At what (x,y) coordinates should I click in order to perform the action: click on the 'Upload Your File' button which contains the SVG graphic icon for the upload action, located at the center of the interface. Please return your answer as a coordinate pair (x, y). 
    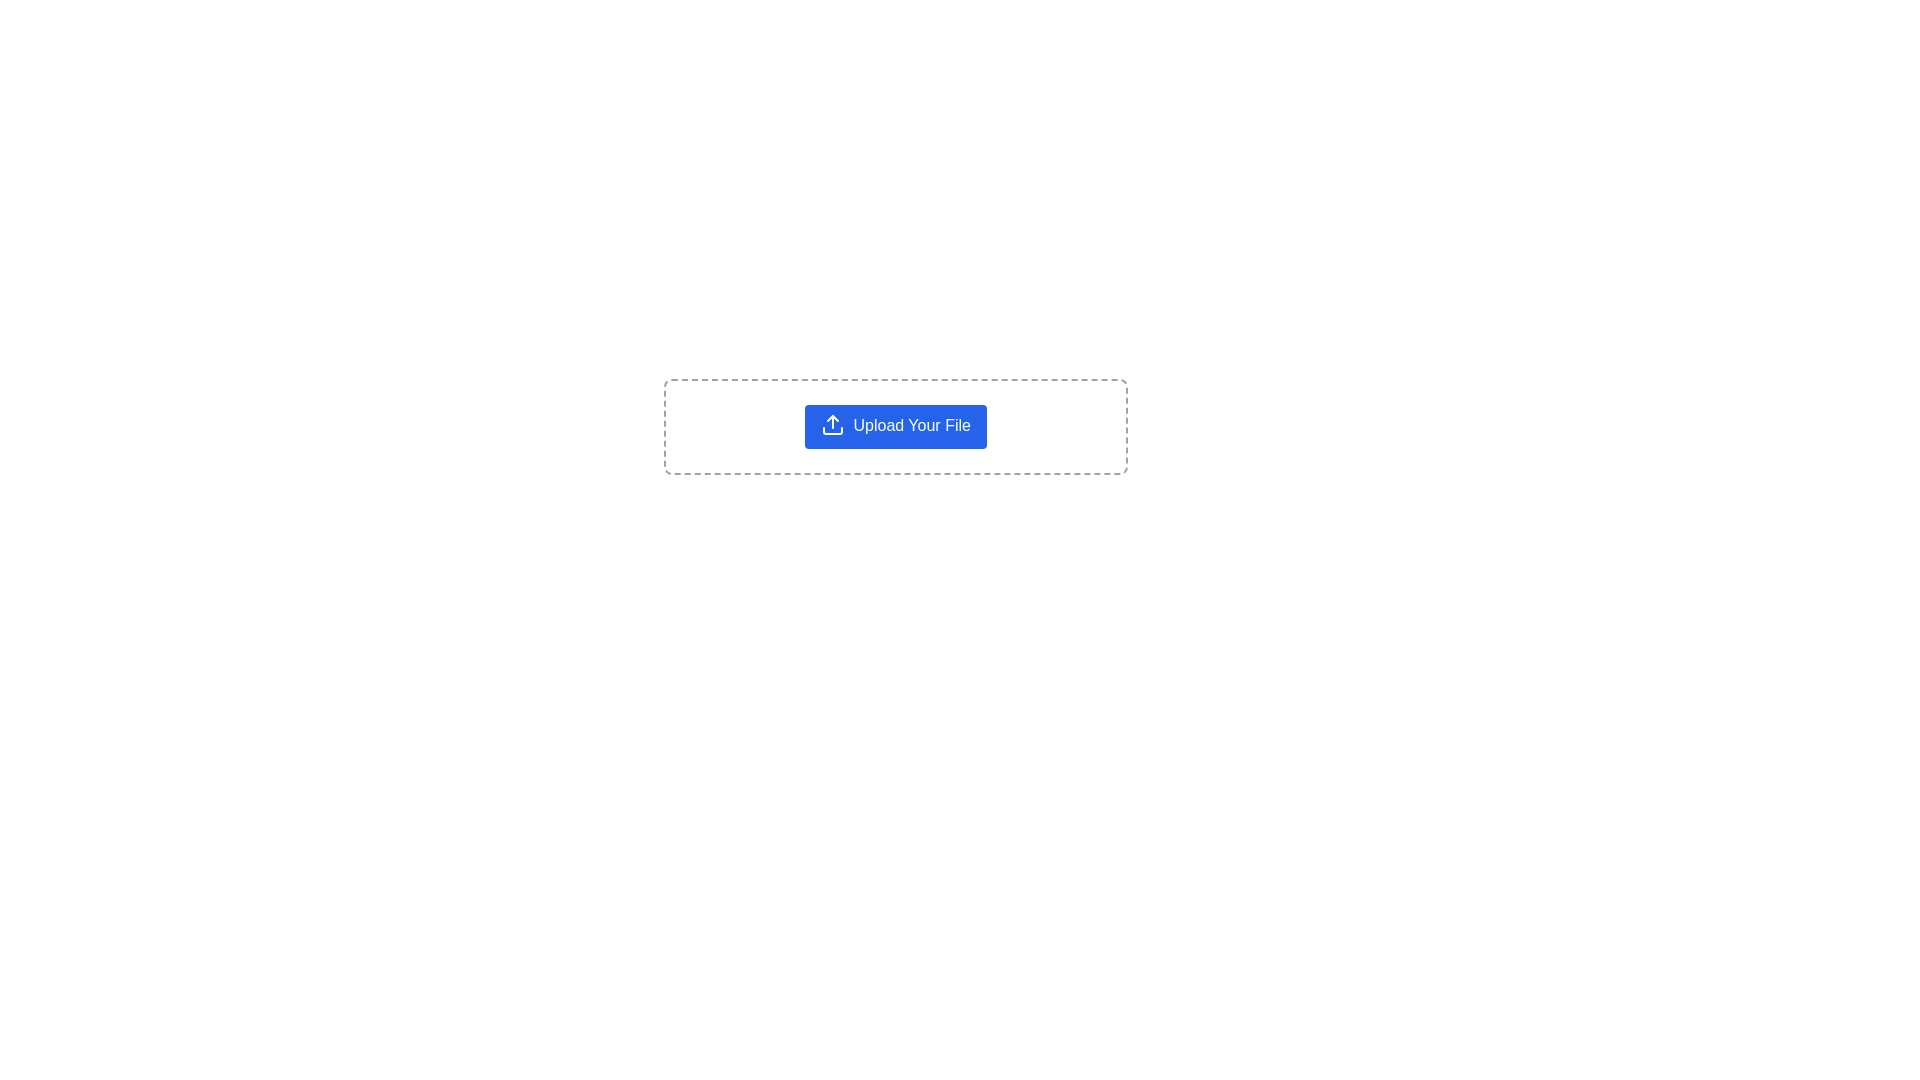
    Looking at the image, I should click on (833, 423).